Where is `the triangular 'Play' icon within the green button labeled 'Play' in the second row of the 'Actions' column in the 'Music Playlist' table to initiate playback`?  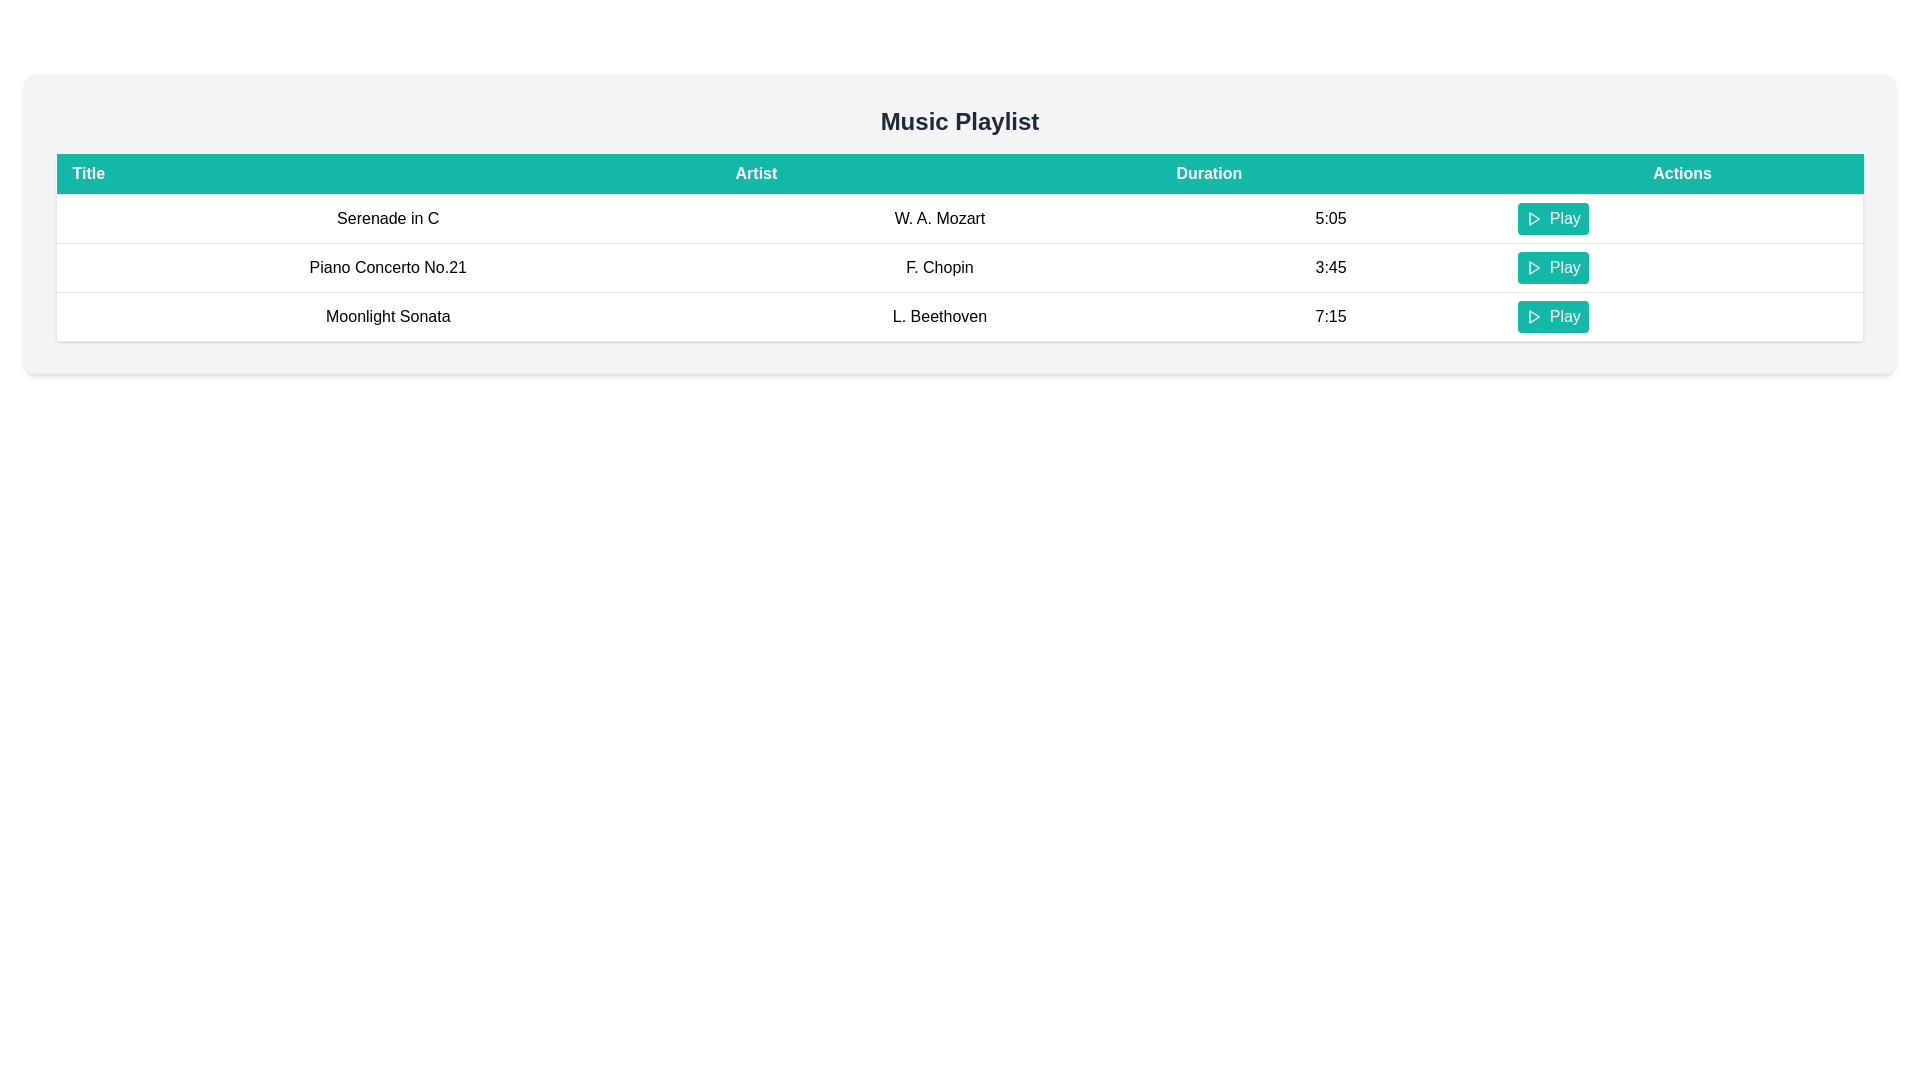 the triangular 'Play' icon within the green button labeled 'Play' in the second row of the 'Actions' column in the 'Music Playlist' table to initiate playback is located at coordinates (1533, 266).